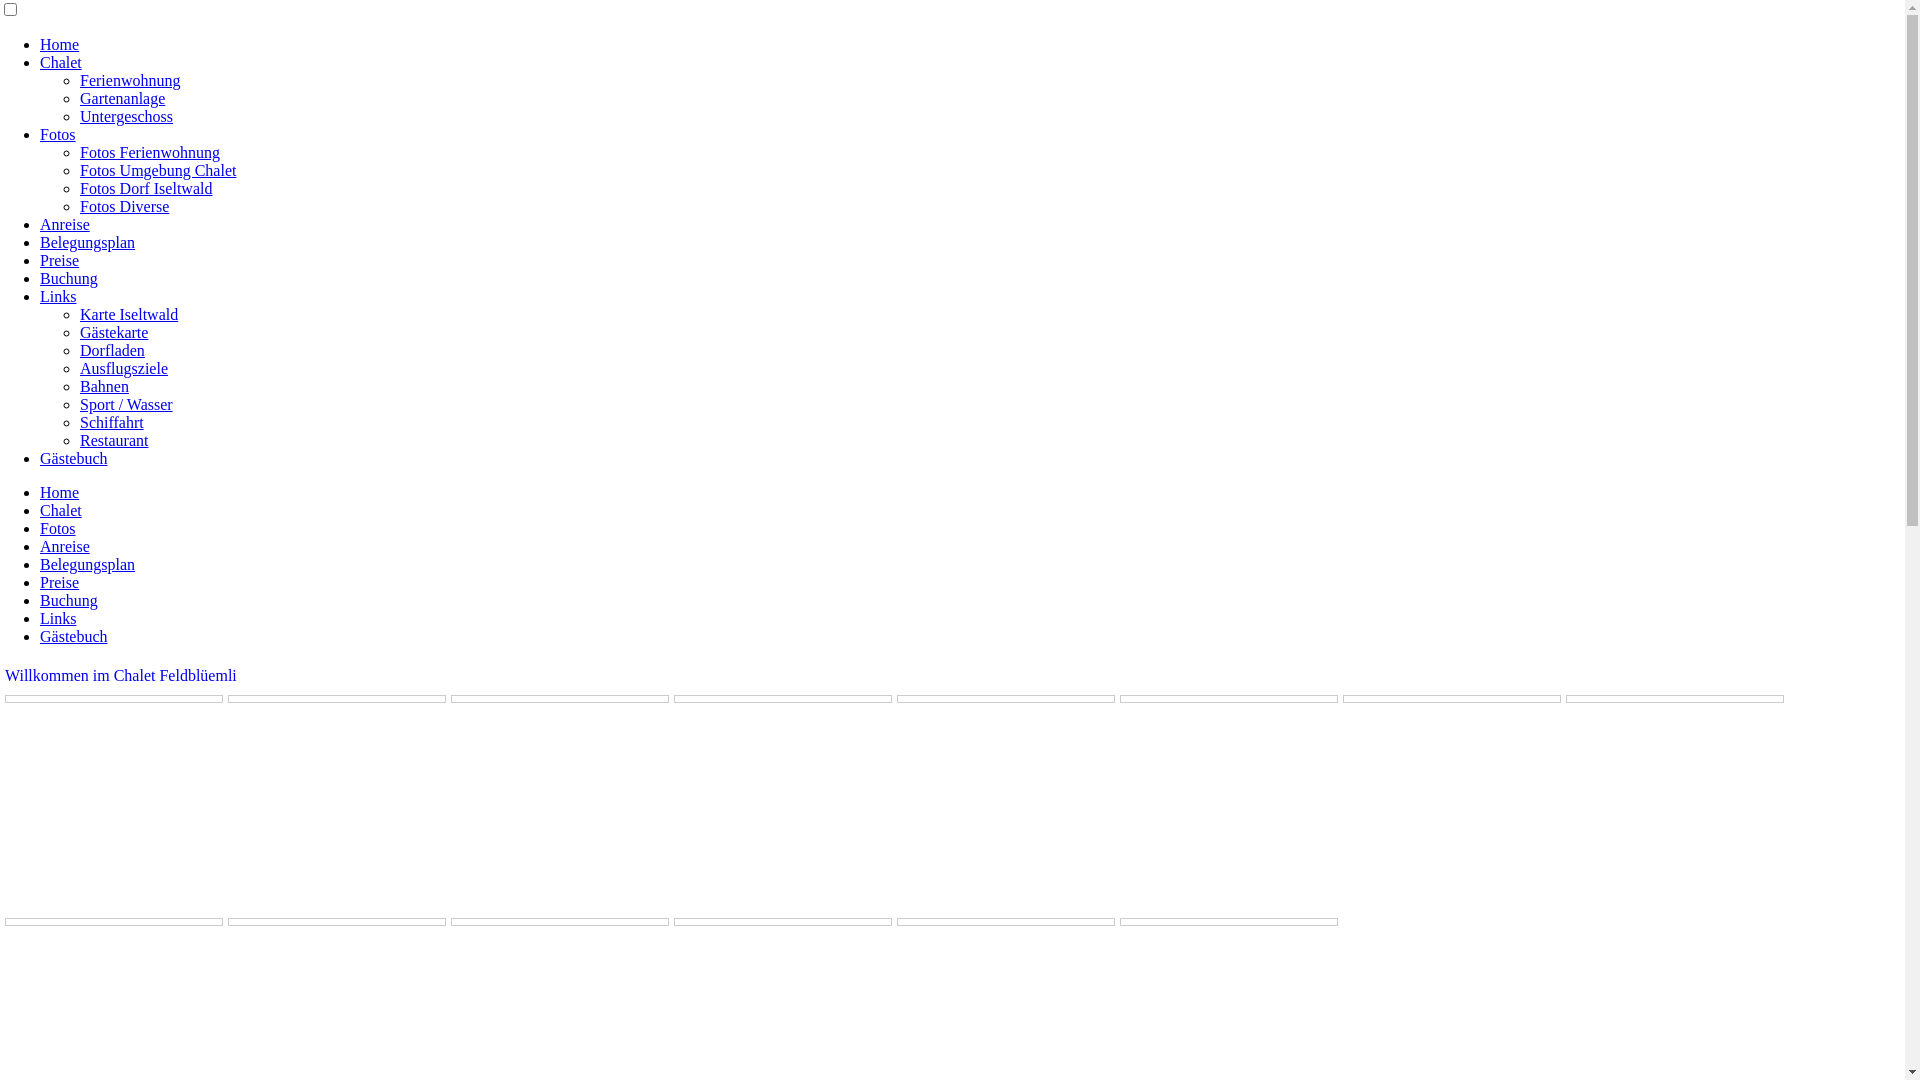 The width and height of the screenshot is (1920, 1080). Describe the element at coordinates (59, 492) in the screenshot. I see `'Home'` at that location.